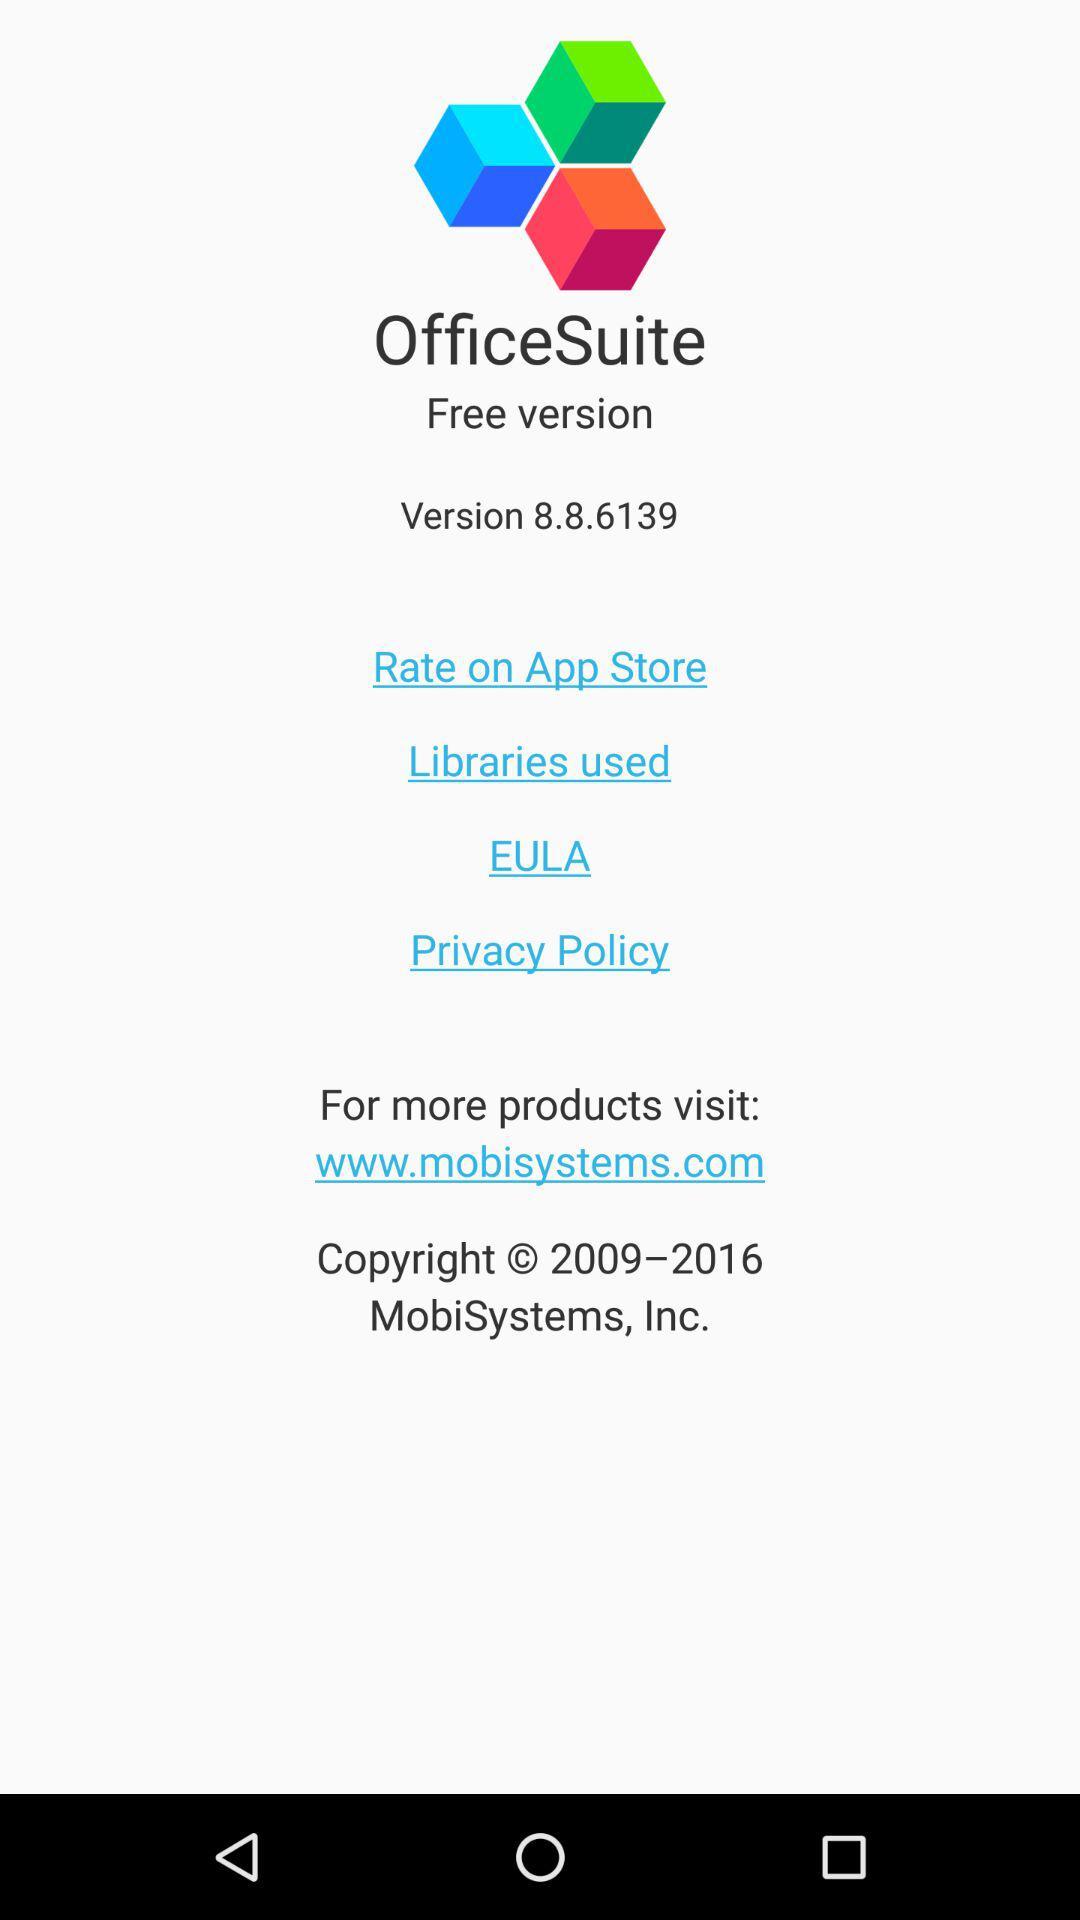 Image resolution: width=1080 pixels, height=1920 pixels. What do you see at coordinates (540, 665) in the screenshot?
I see `rate on app store` at bounding box center [540, 665].